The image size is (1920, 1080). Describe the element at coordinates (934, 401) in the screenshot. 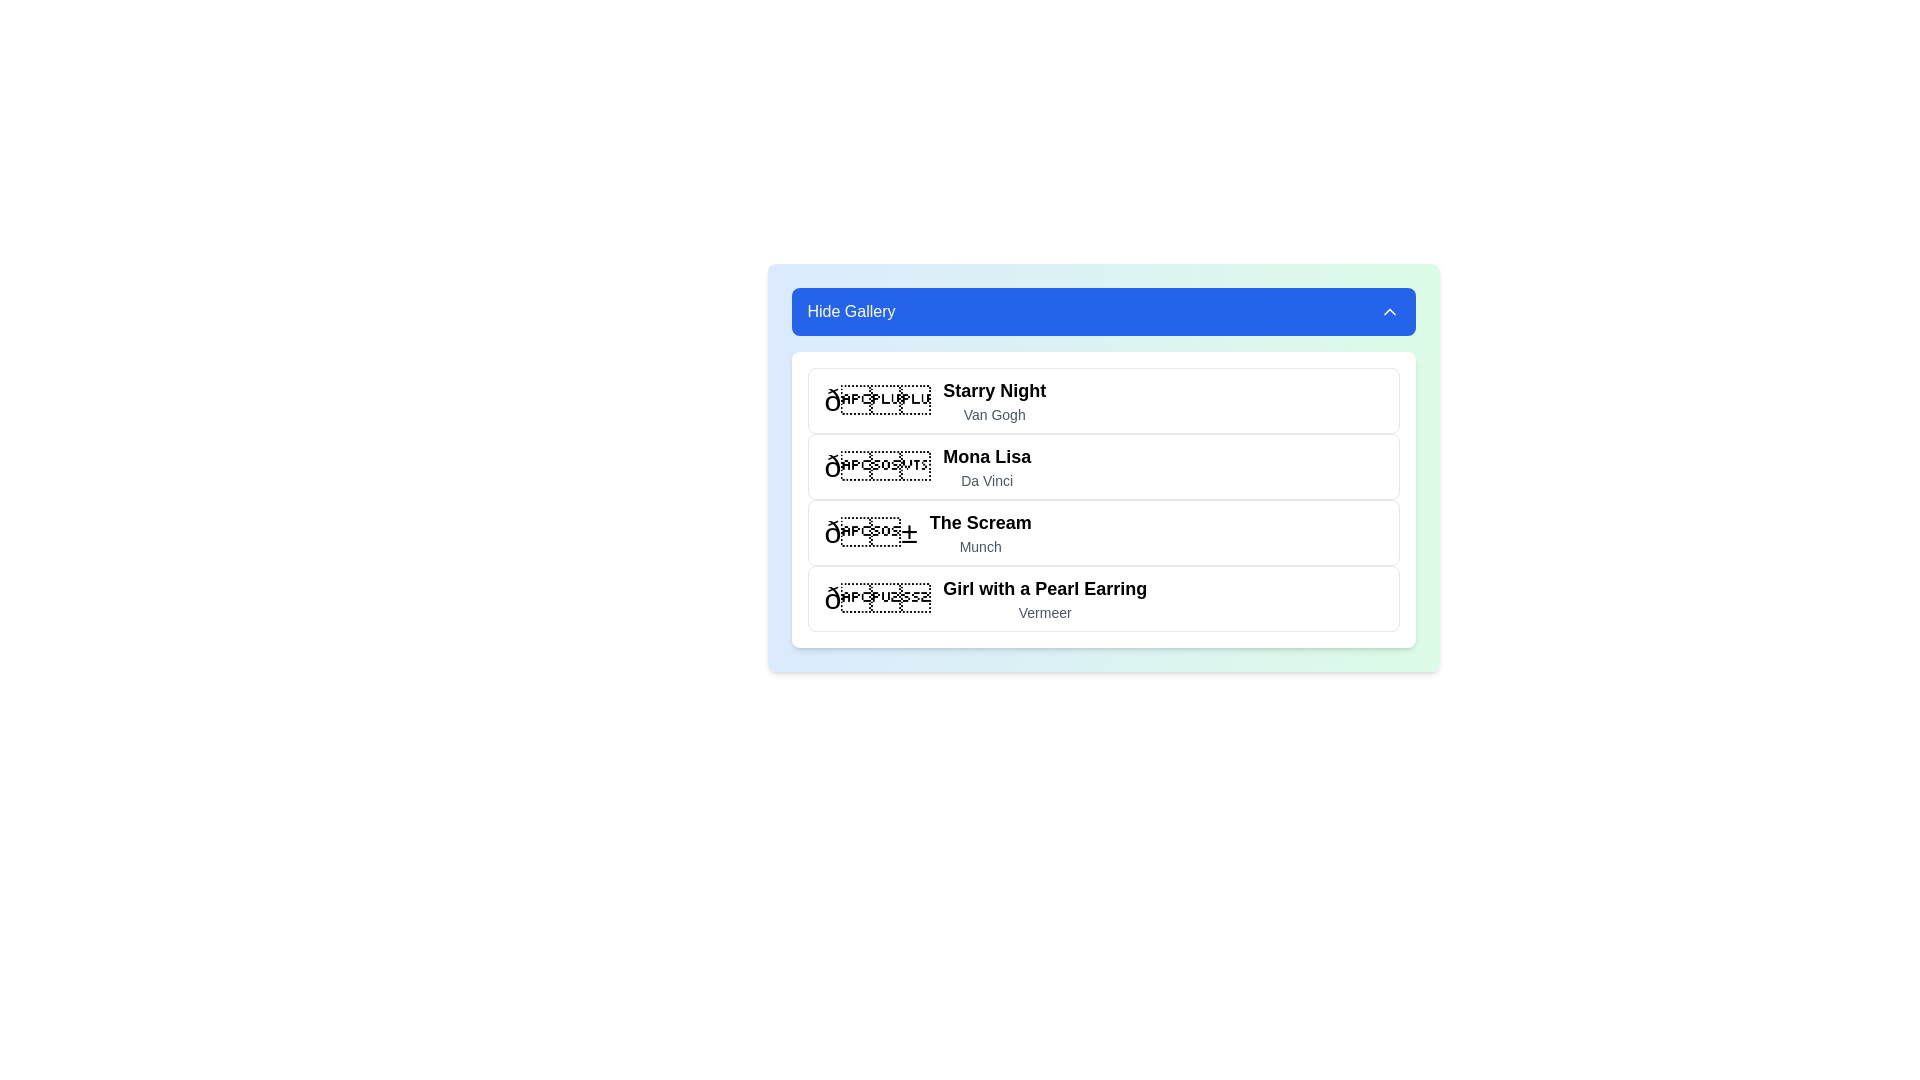

I see `the list item containing the globe emoji icon and the text 'Starry Night' by 'Van Gogh' to possibly see additional information` at that location.